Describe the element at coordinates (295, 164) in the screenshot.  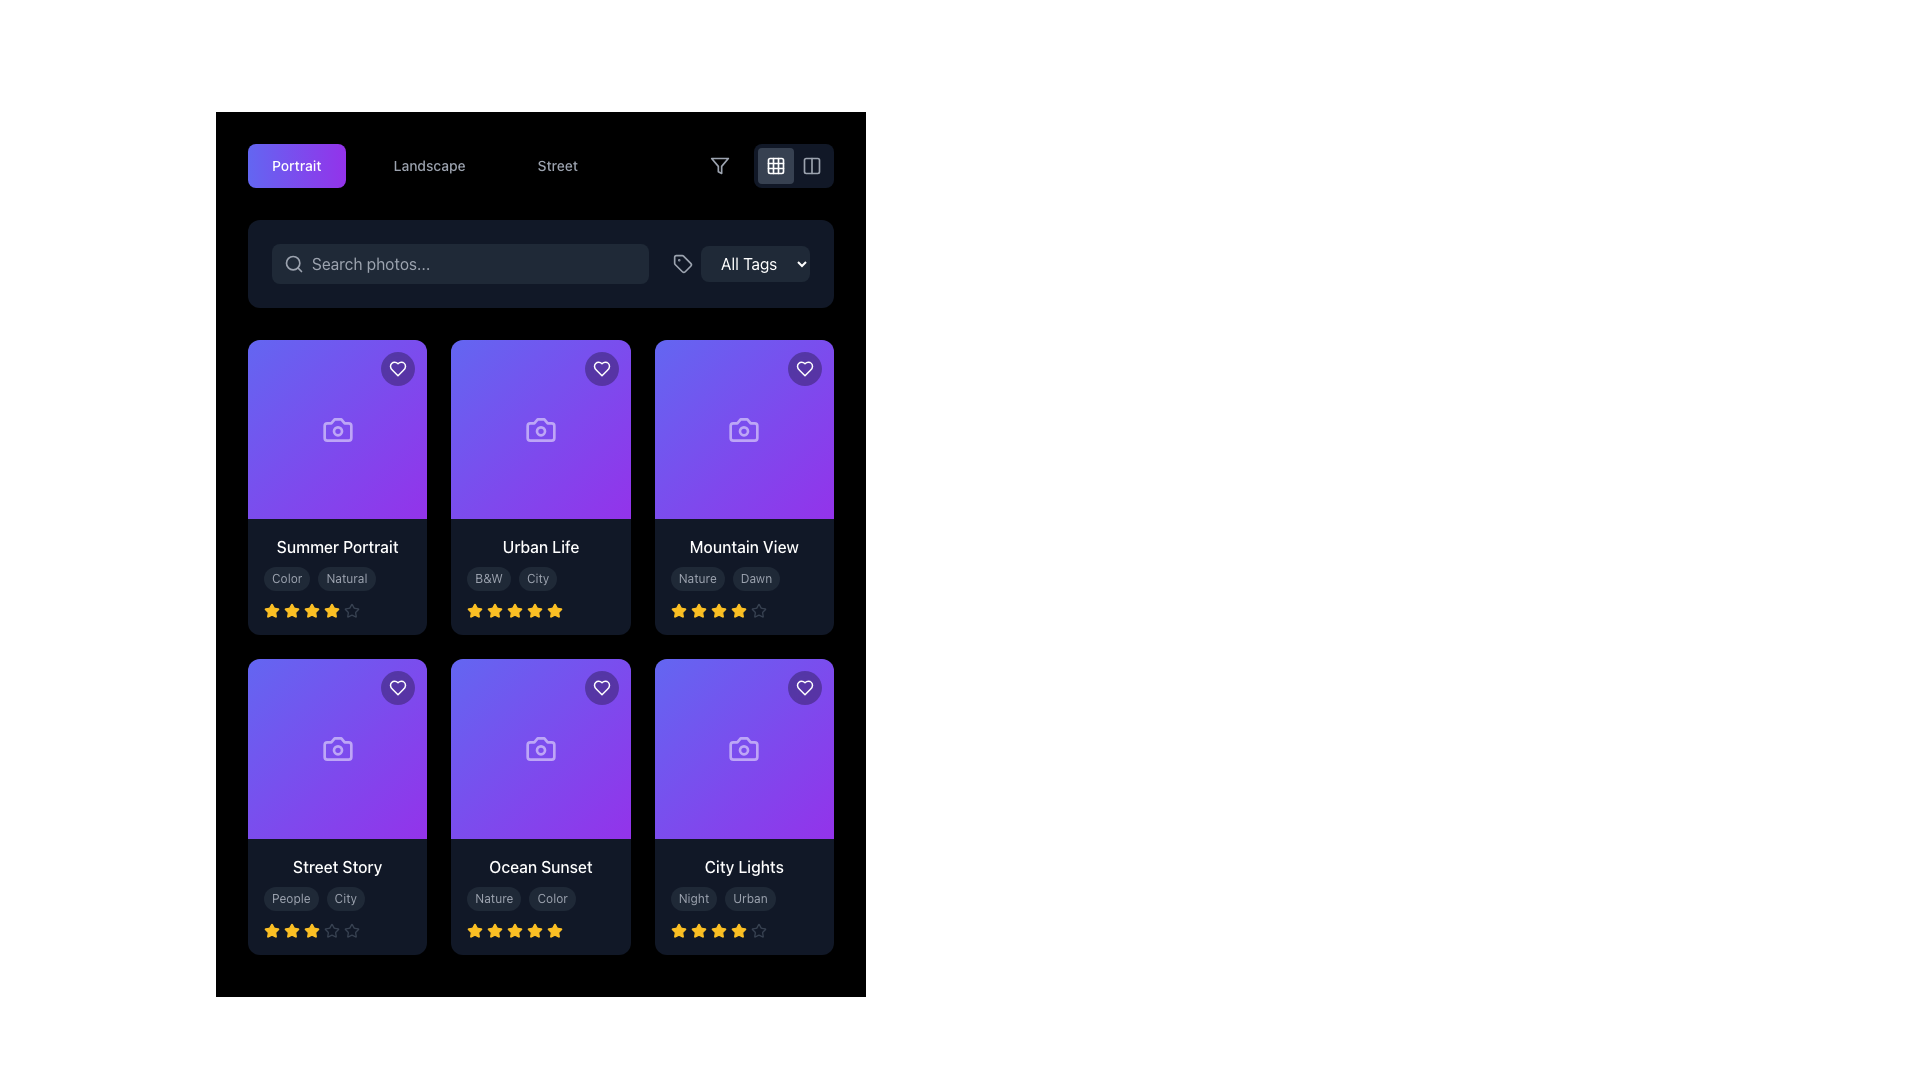
I see `the 'Portrait' button located at the top-left section of the interface to filter or categorize content related to 'Portrait'` at that location.